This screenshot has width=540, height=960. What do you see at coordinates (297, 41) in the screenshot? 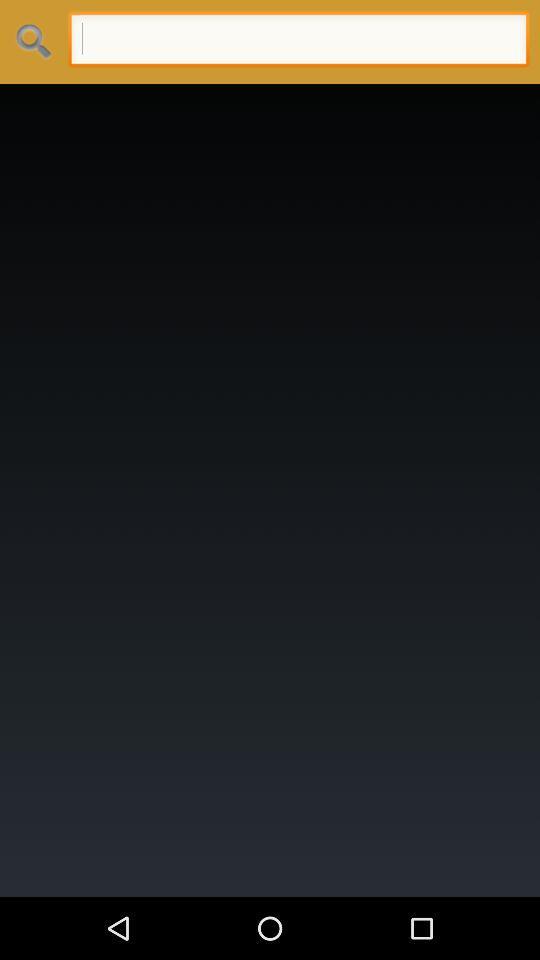
I see `type search` at bounding box center [297, 41].